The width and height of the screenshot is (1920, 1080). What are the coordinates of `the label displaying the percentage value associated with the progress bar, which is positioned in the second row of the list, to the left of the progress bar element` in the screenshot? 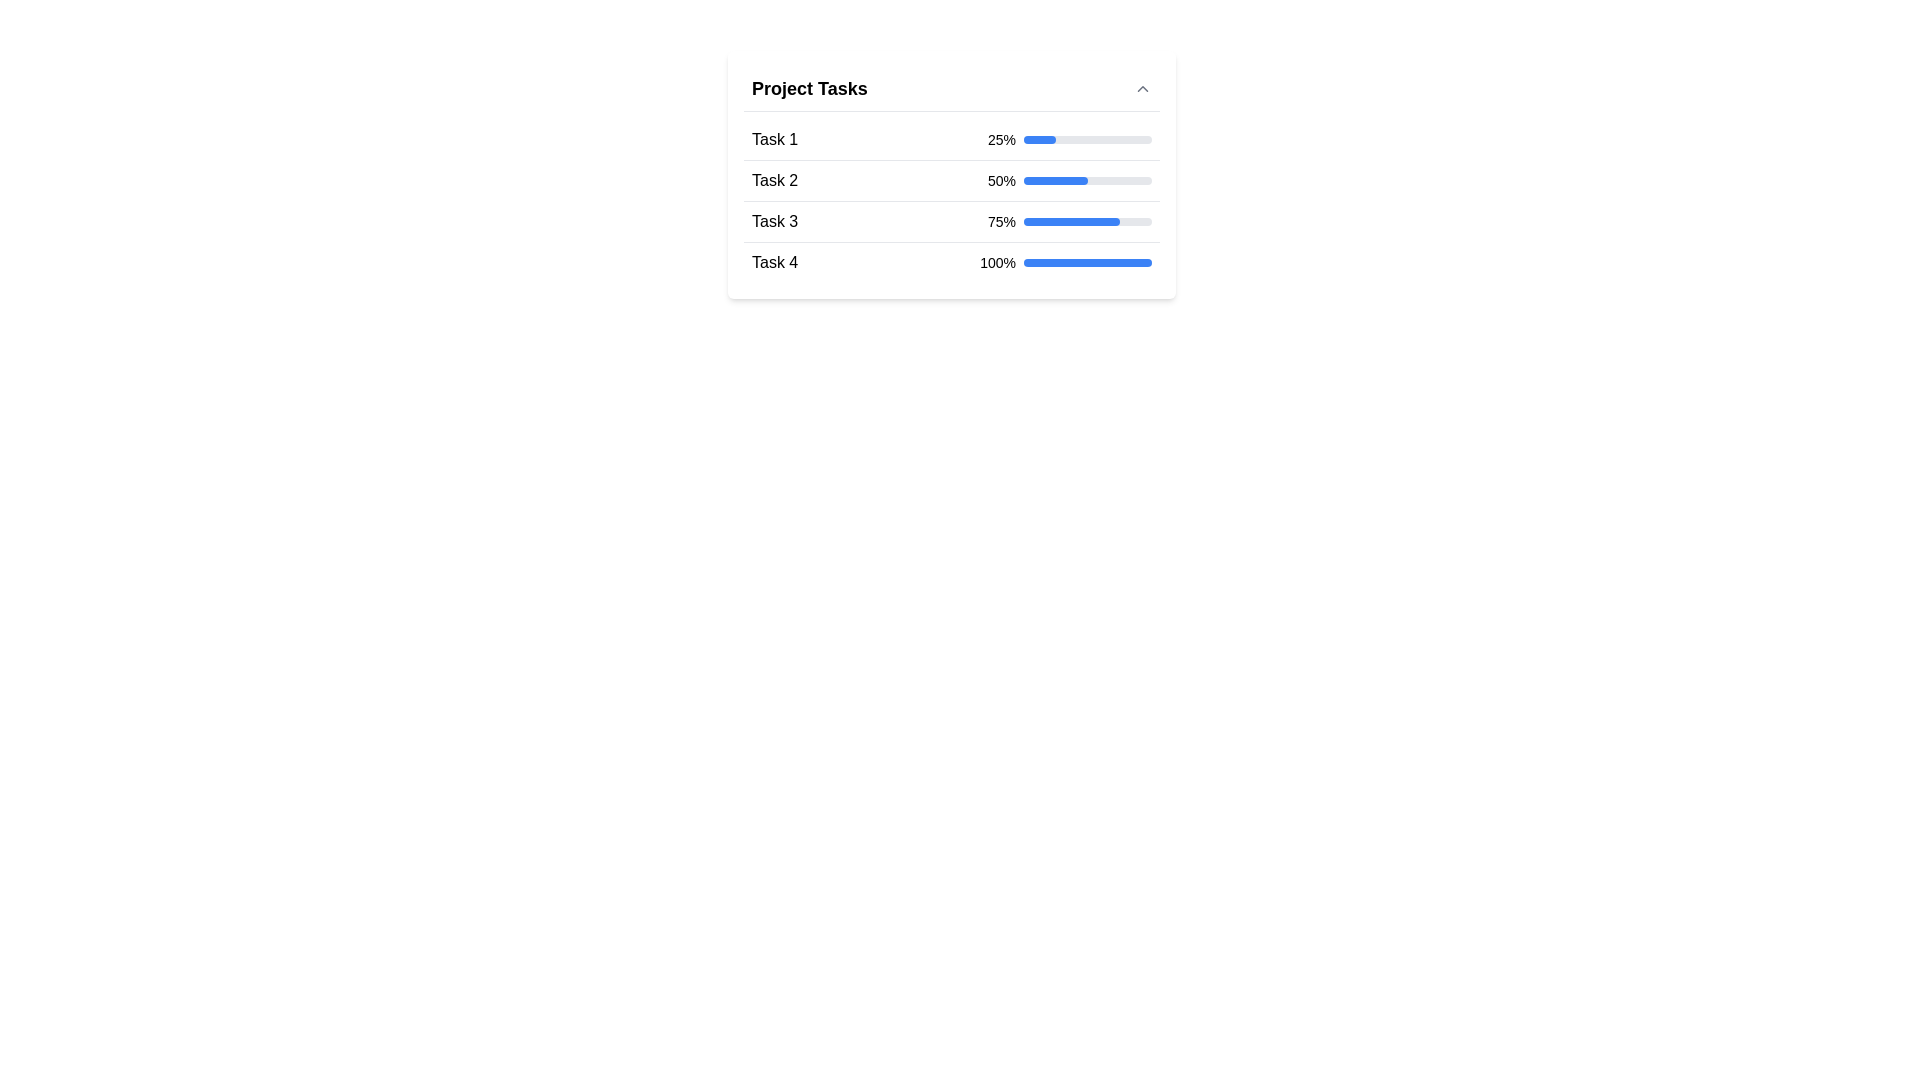 It's located at (1002, 181).